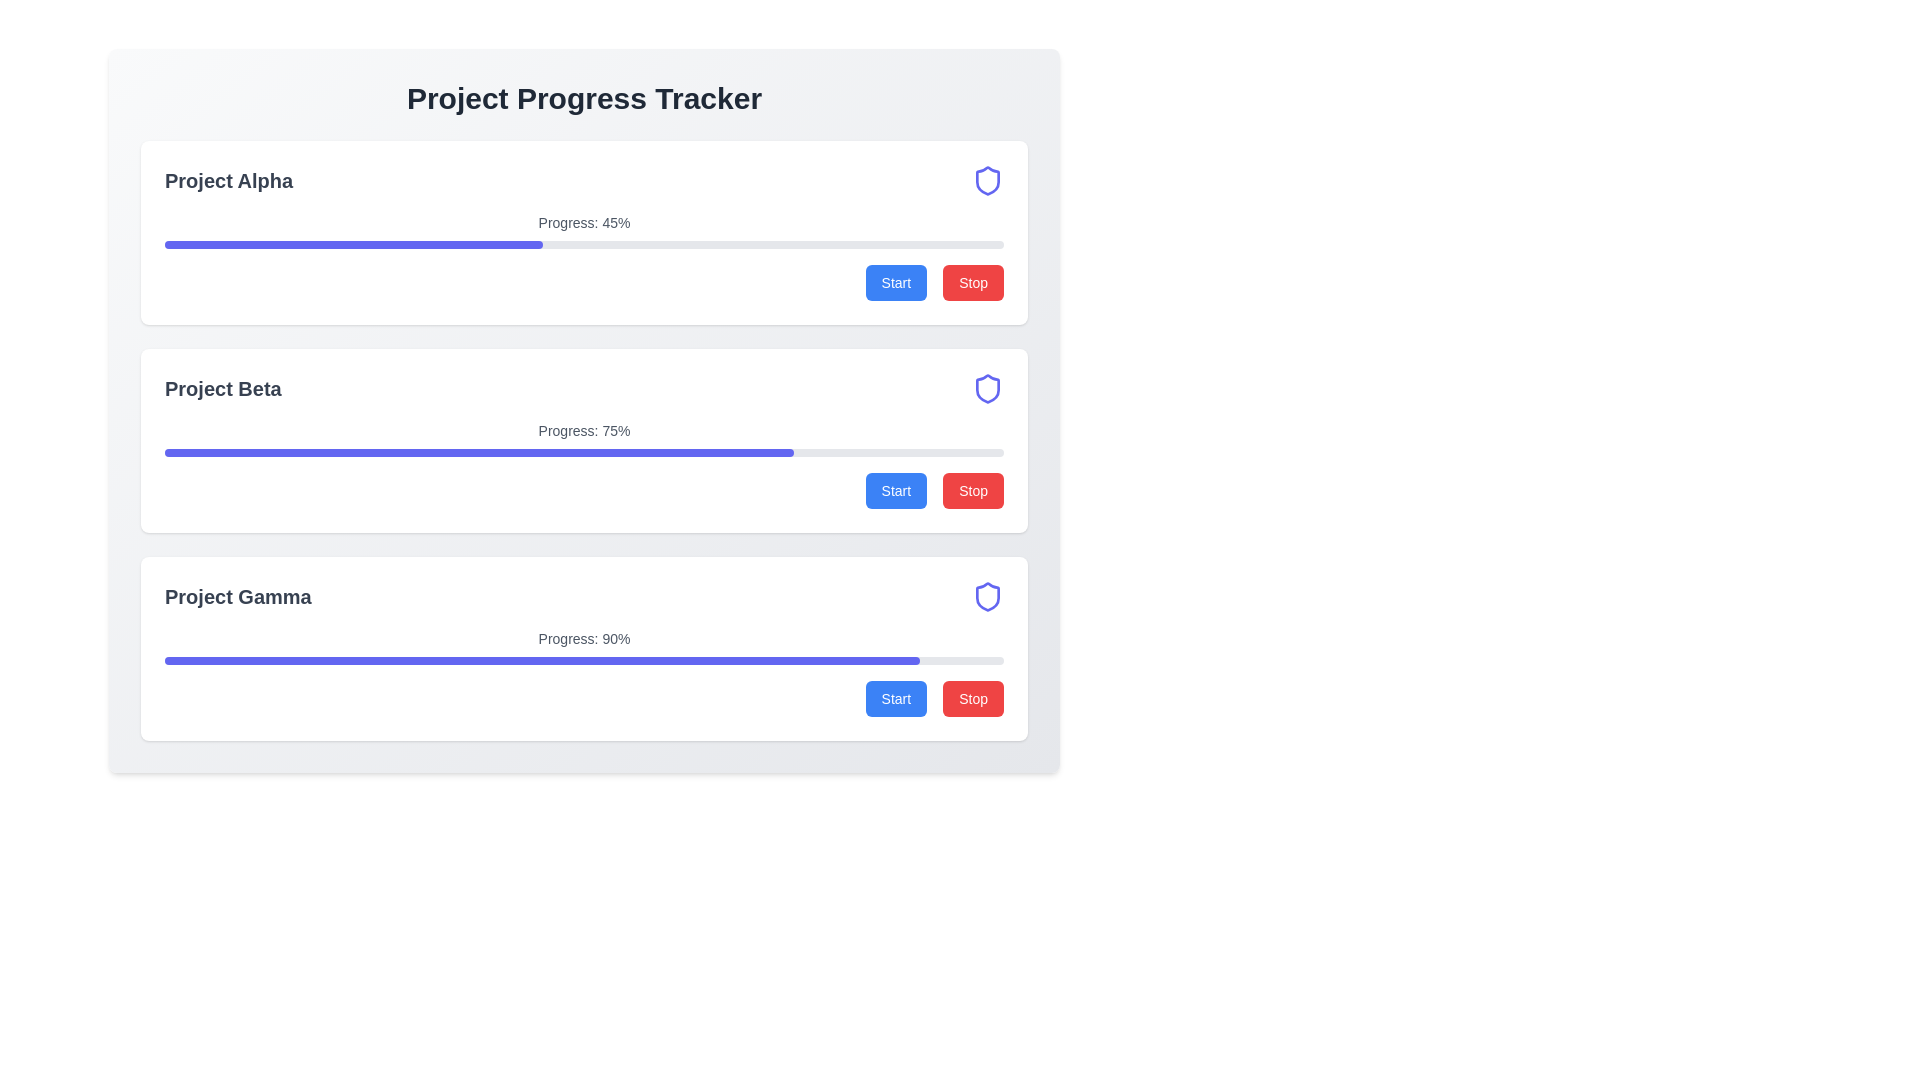 This screenshot has width=1920, height=1080. What do you see at coordinates (895, 490) in the screenshot?
I see `the rectangular 'Start' button with a blue background and white text to initiate the process` at bounding box center [895, 490].